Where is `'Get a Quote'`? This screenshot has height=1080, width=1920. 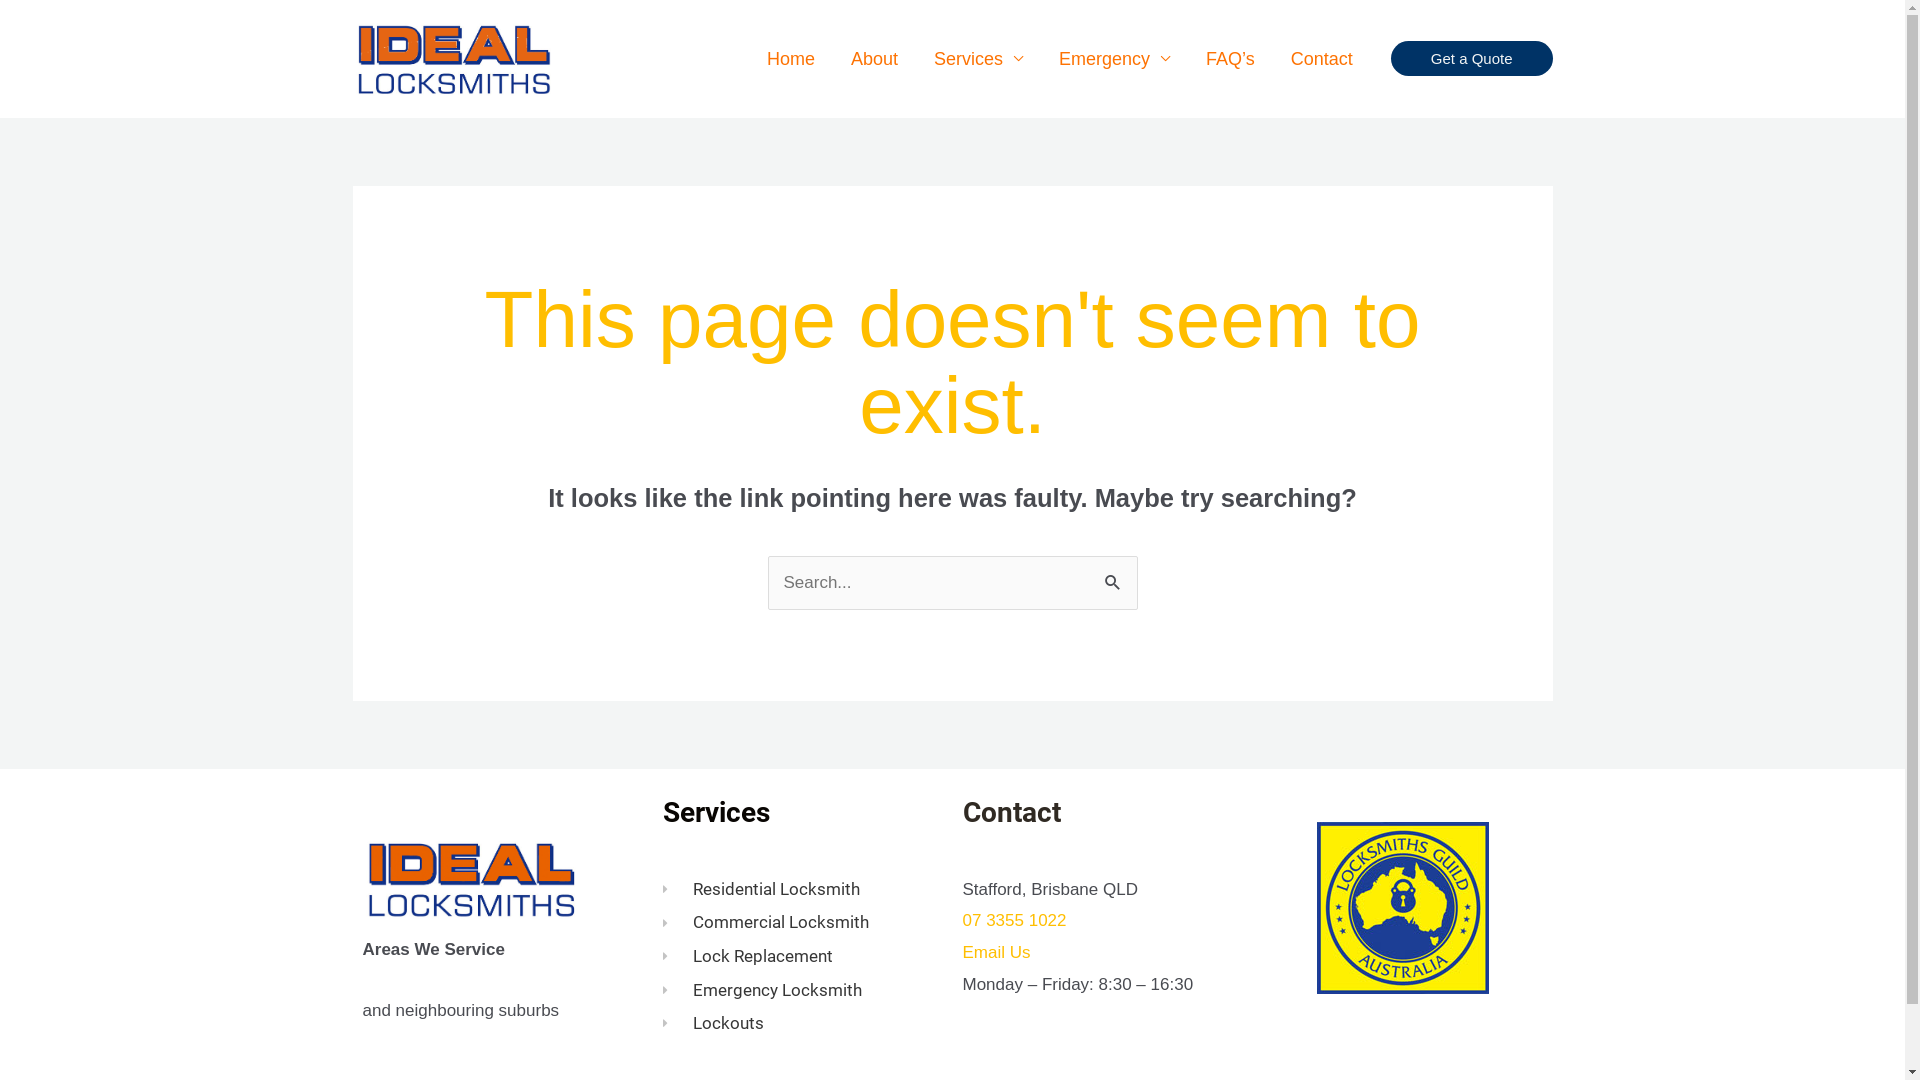 'Get a Quote' is located at coordinates (1472, 57).